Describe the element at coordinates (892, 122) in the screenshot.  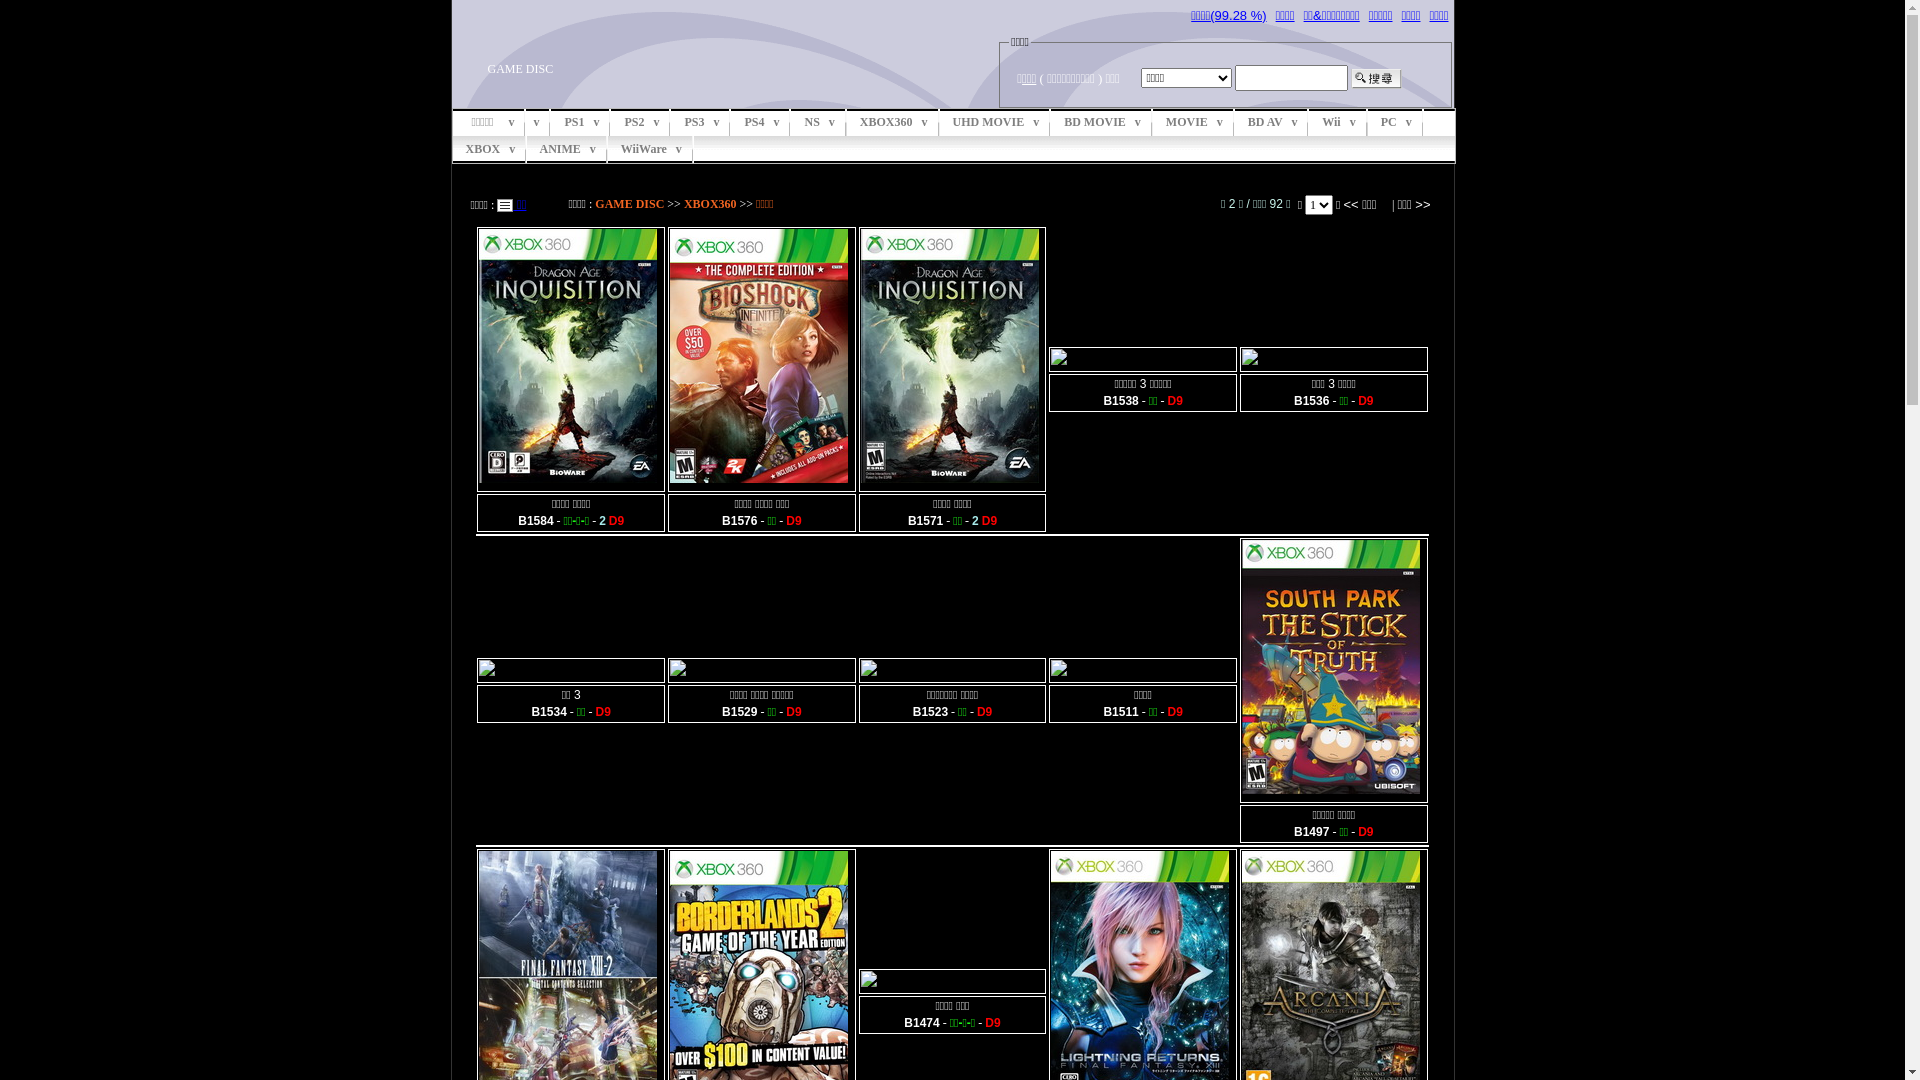
I see `'  XBOX360  '` at that location.